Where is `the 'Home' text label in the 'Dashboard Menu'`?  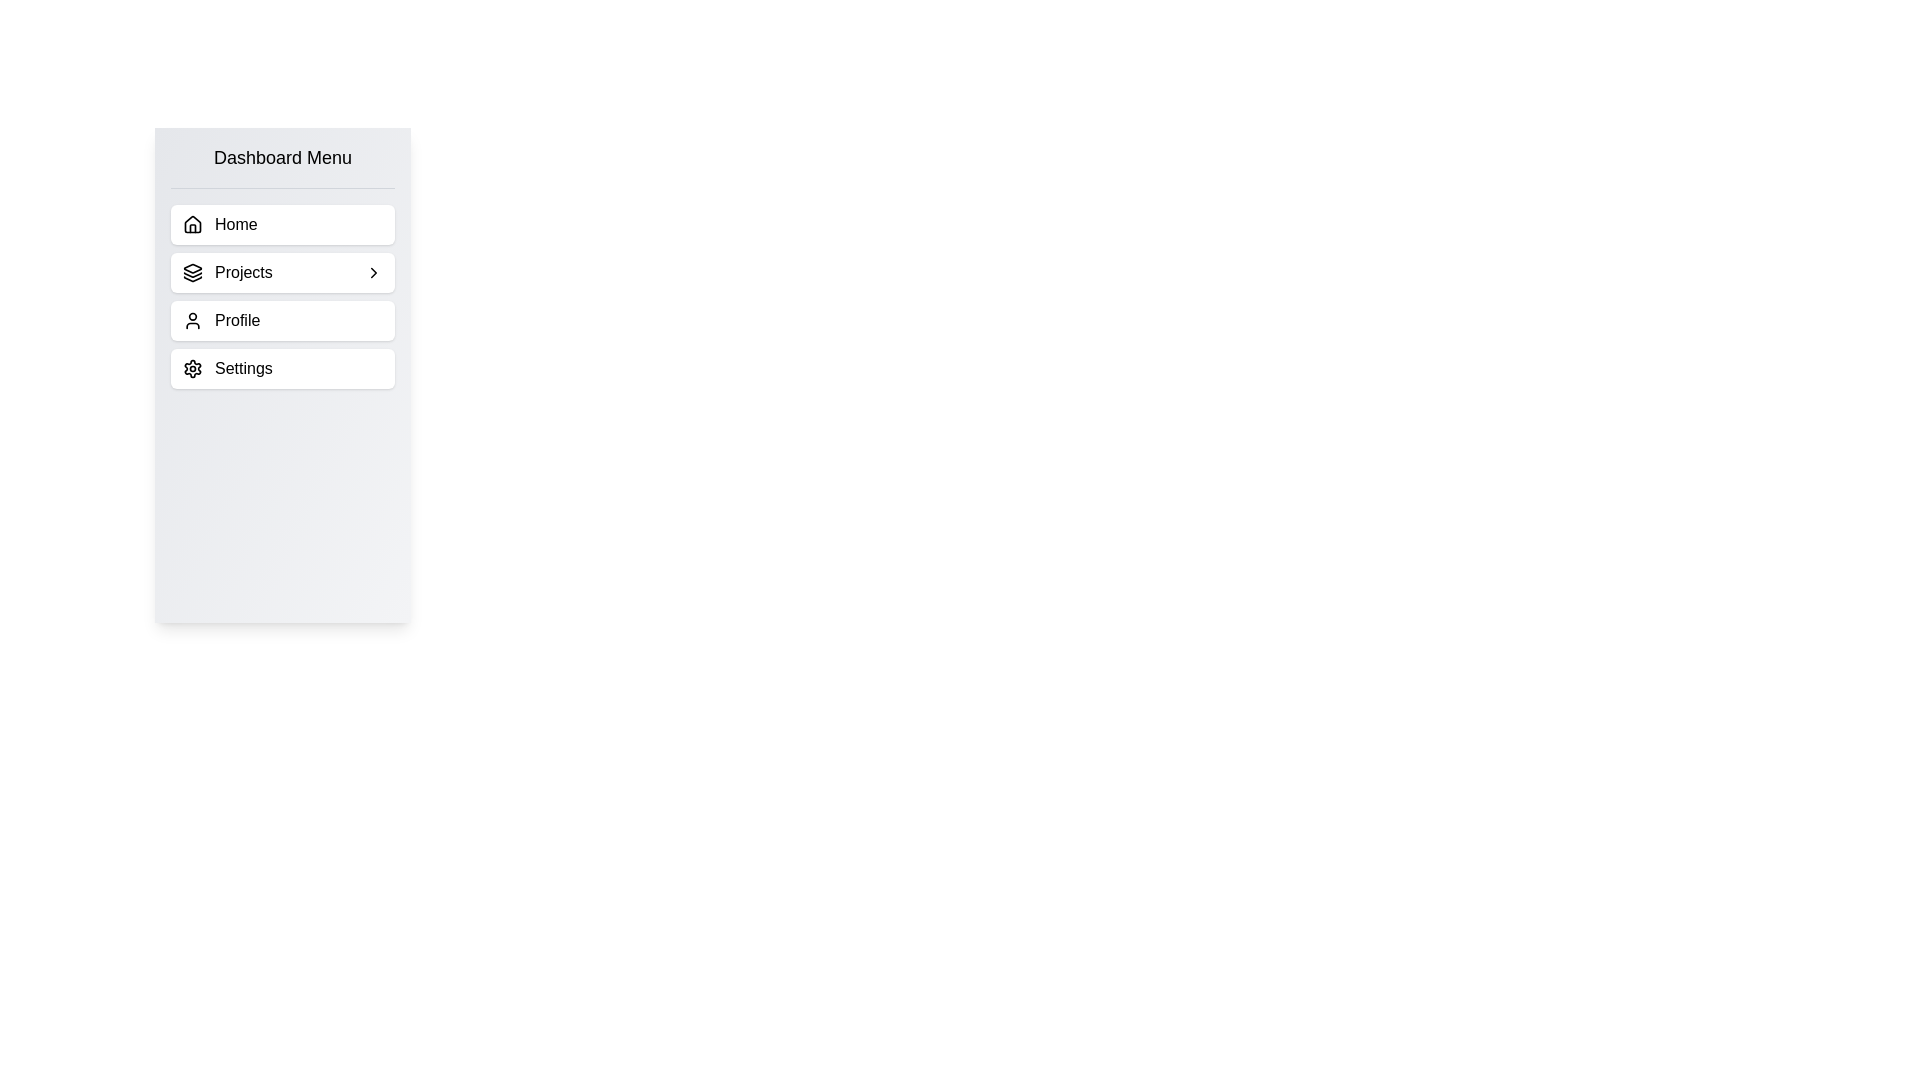
the 'Home' text label in the 'Dashboard Menu' is located at coordinates (236, 224).